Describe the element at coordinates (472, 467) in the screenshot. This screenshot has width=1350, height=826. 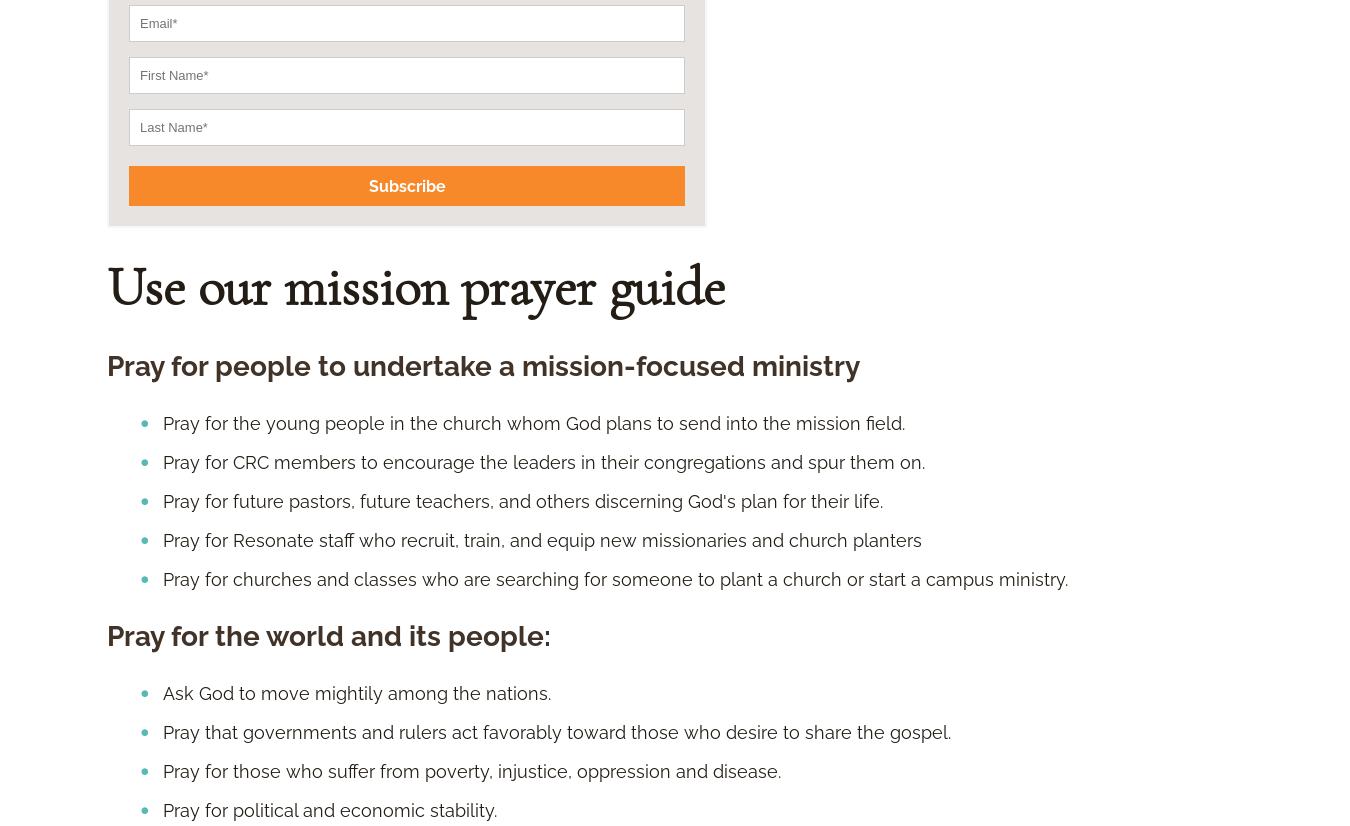
I see `'Experience protection from loneliness, discouragement, and depression.'` at that location.